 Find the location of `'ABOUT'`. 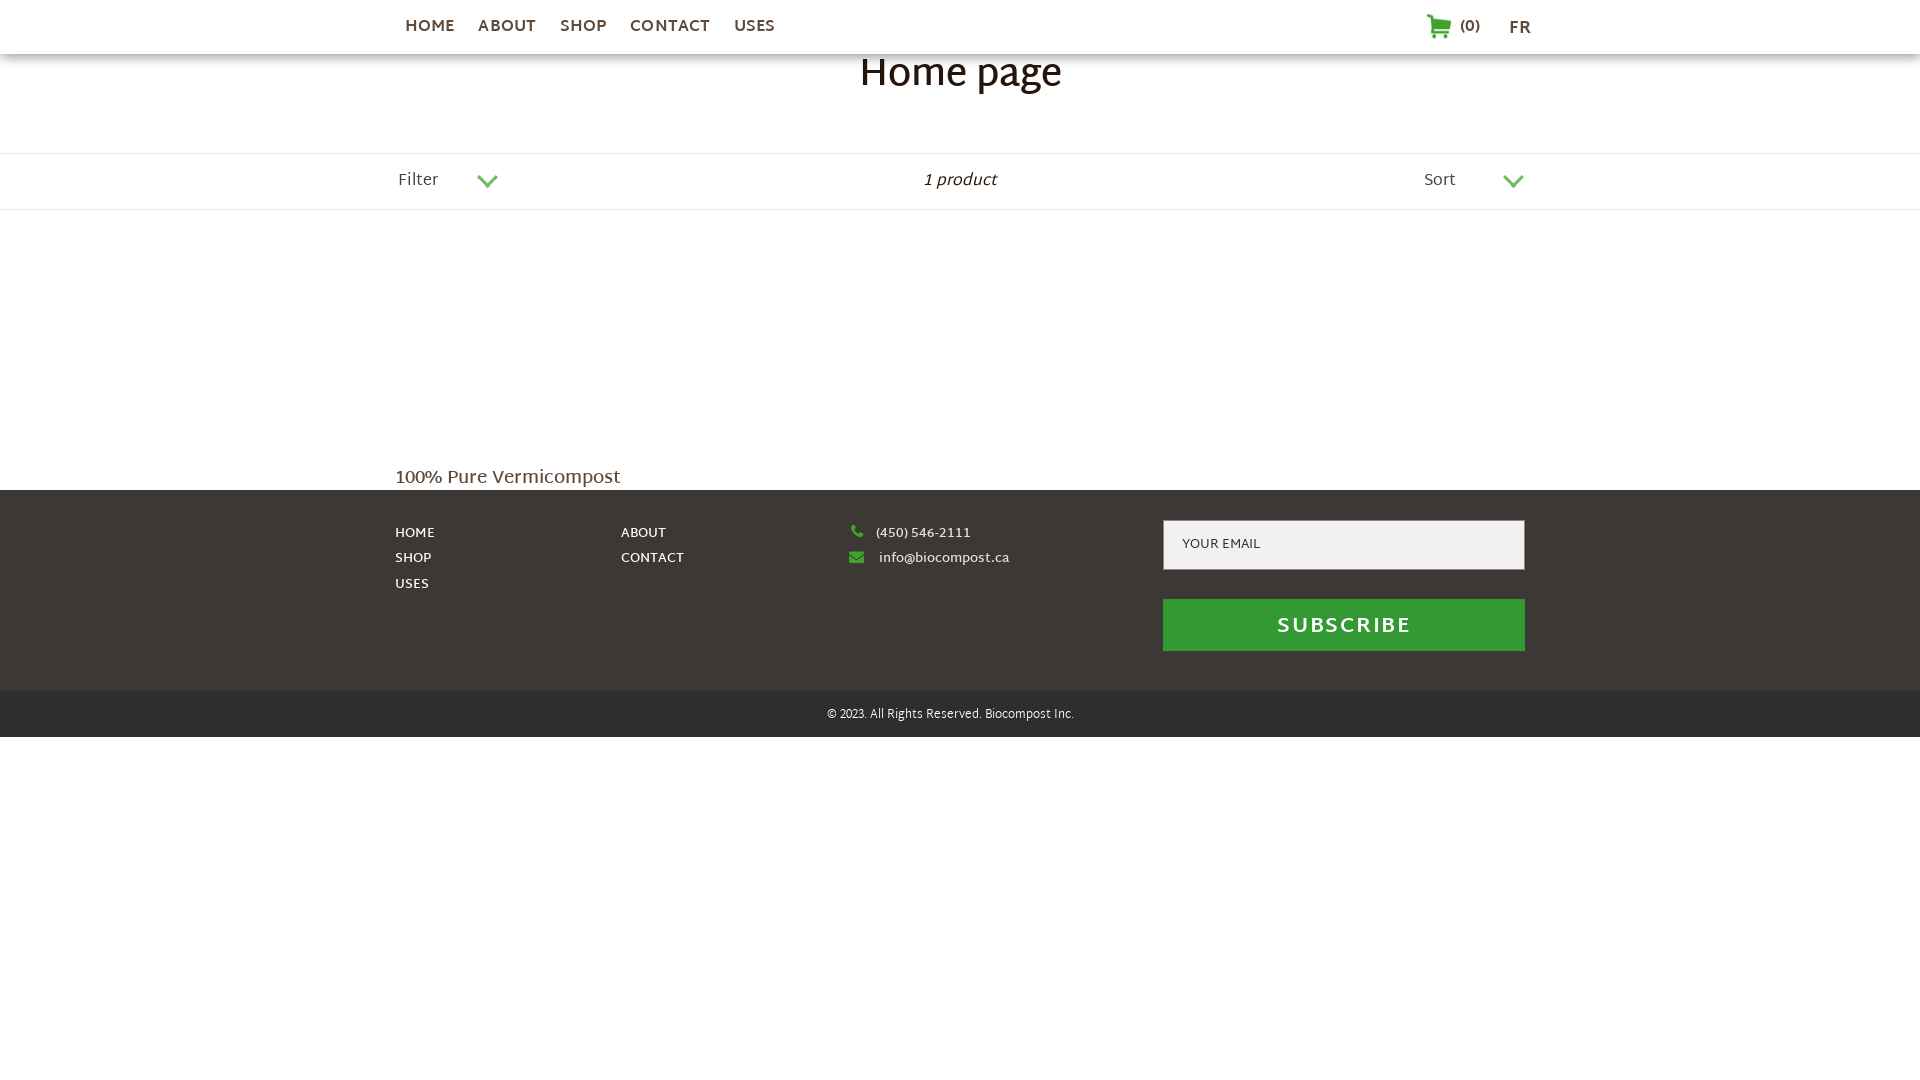

'ABOUT' is located at coordinates (643, 532).